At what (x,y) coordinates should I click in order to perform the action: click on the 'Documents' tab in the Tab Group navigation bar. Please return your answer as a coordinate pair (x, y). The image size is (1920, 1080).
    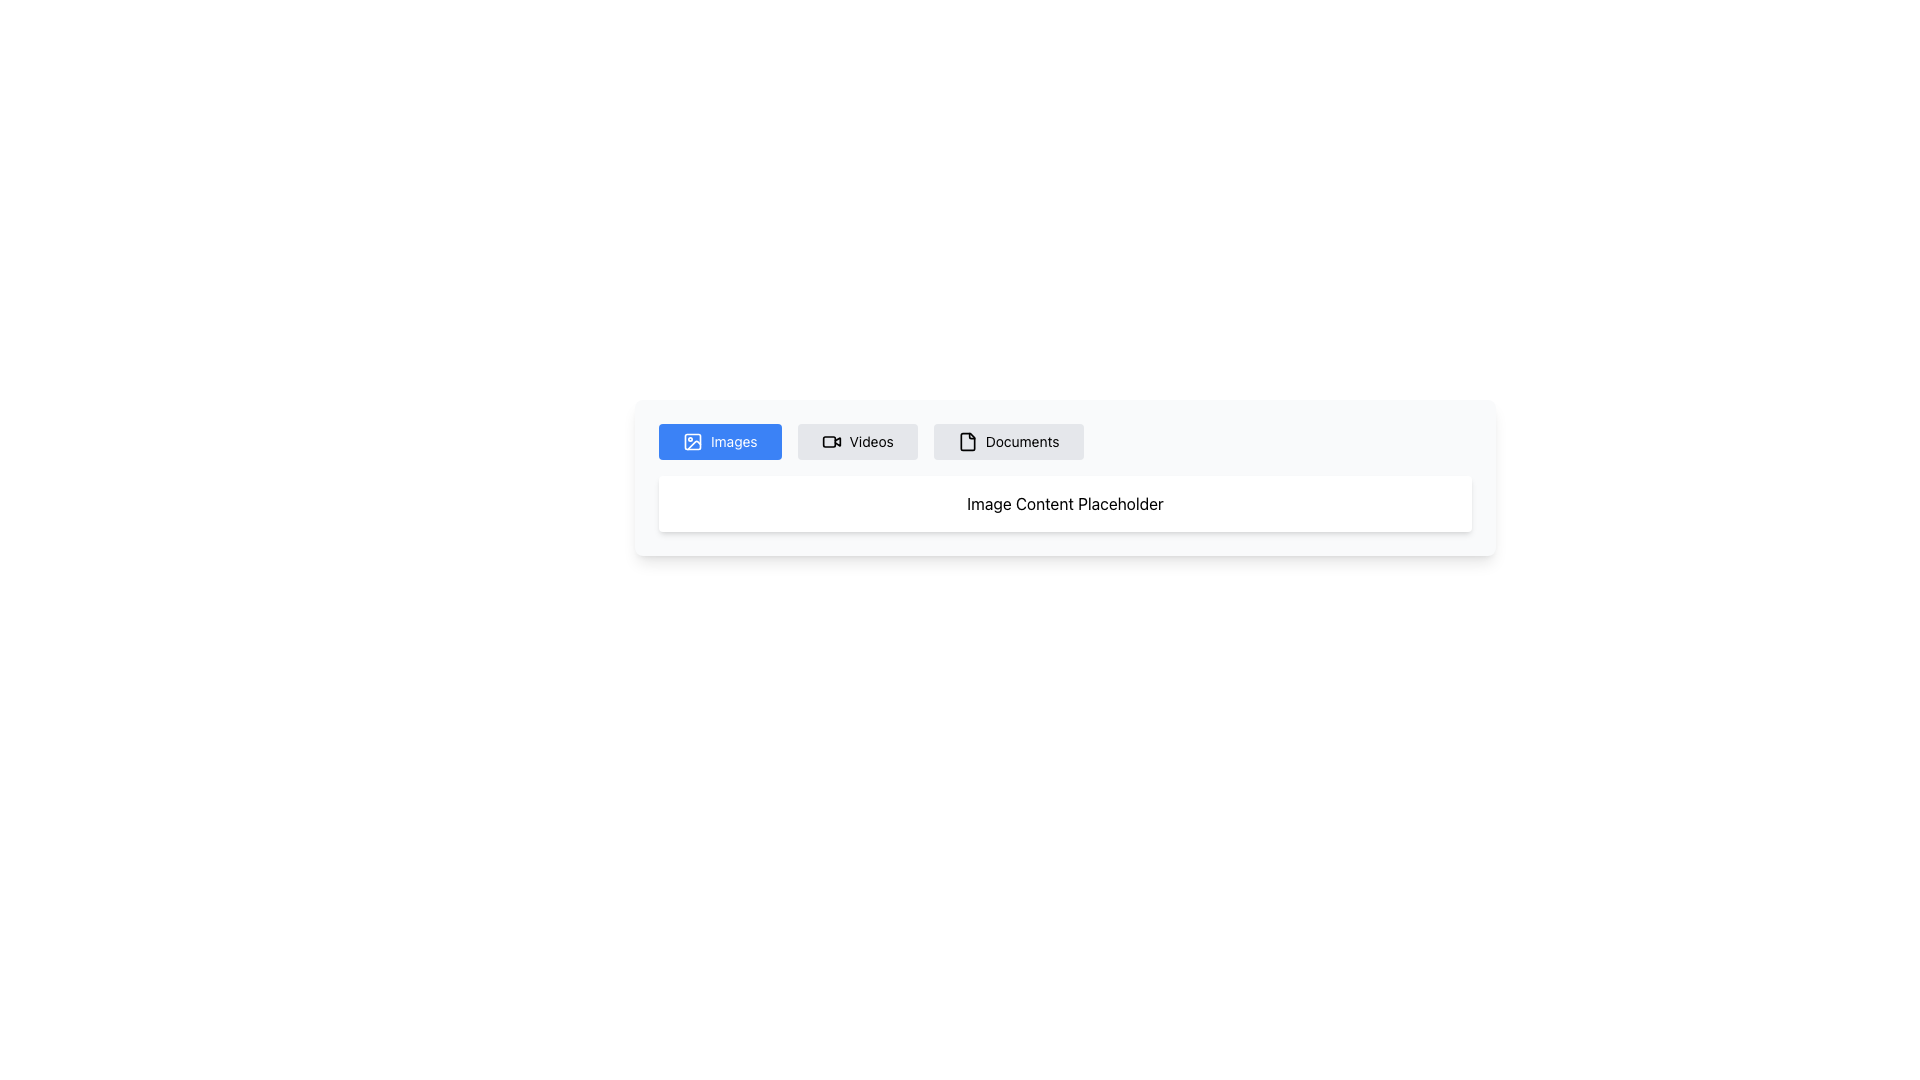
    Looking at the image, I should click on (1064, 441).